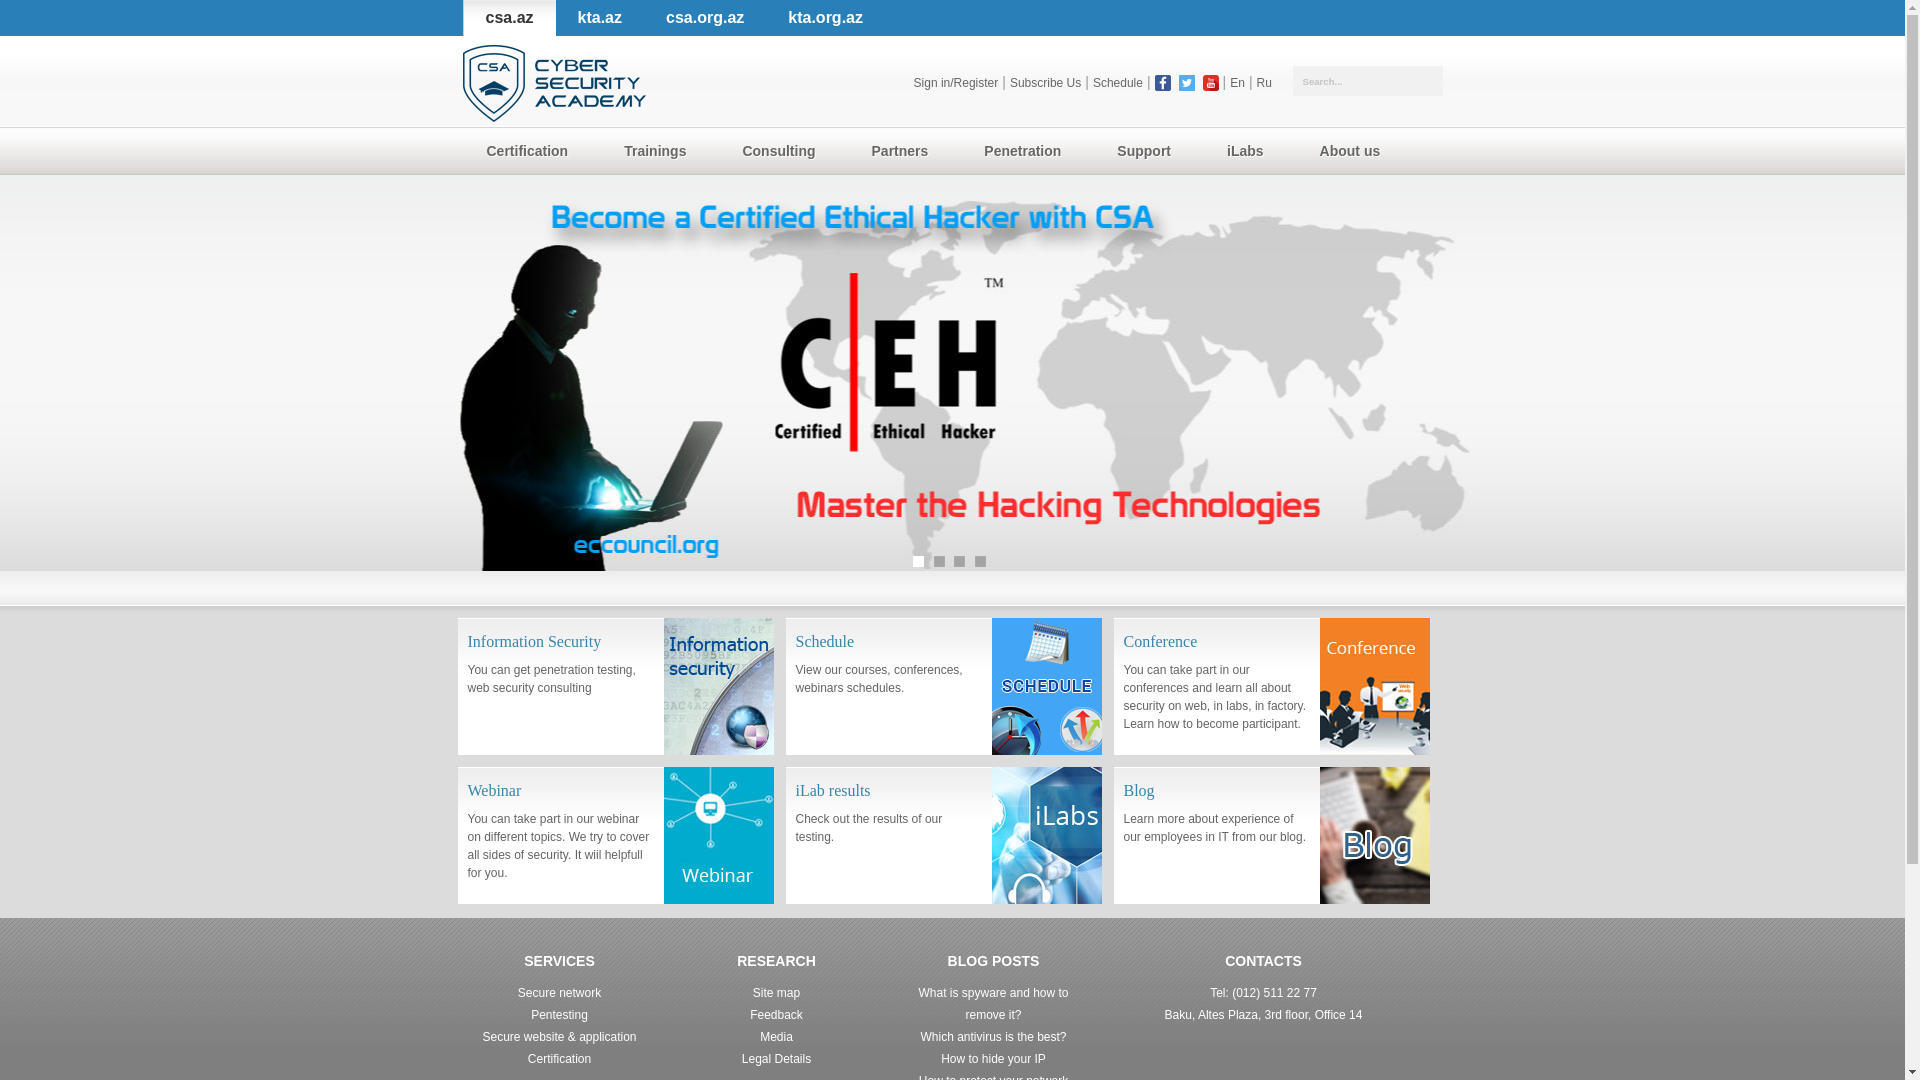  What do you see at coordinates (559, 1014) in the screenshot?
I see `'Pentesting'` at bounding box center [559, 1014].